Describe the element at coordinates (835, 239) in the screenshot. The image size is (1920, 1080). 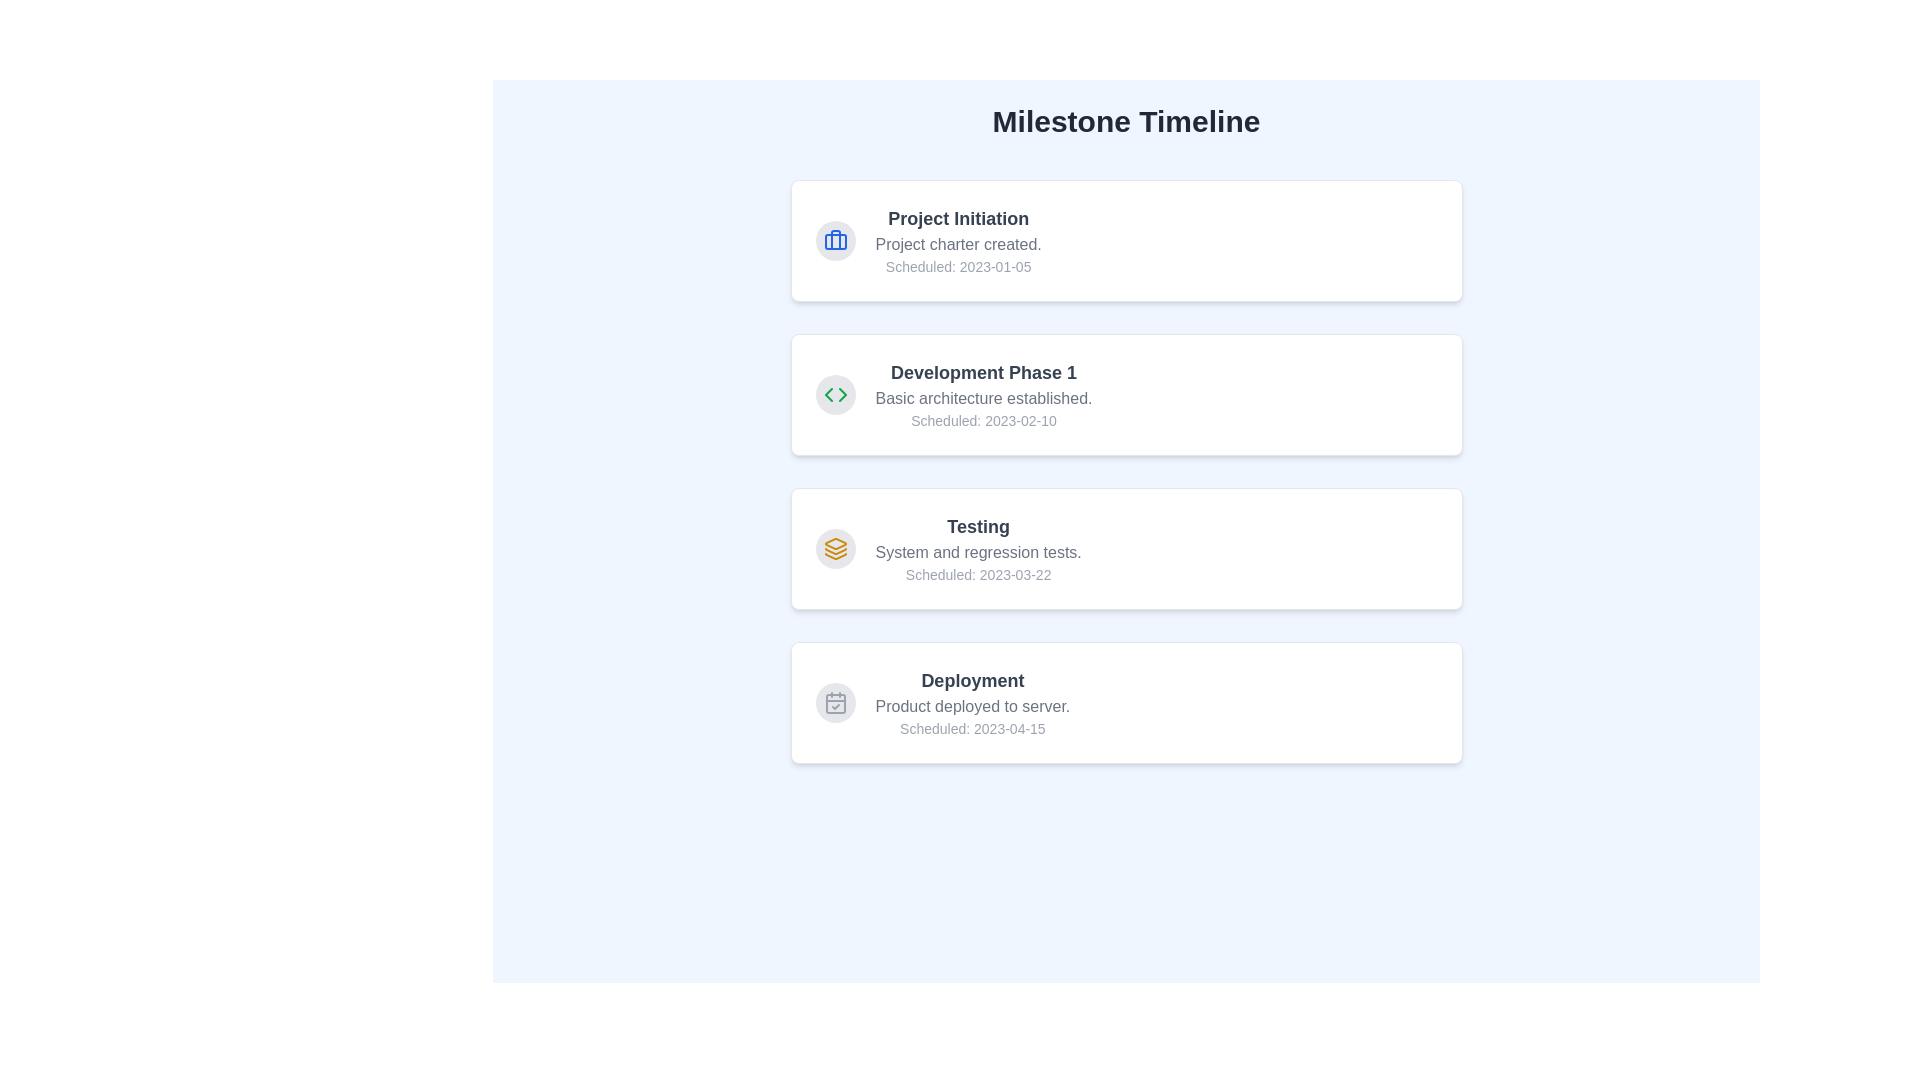
I see `the briefcase icon representing the deployment milestone, located to the left of the 'Deployment' text in the 'Milestone Timeline' section` at that location.